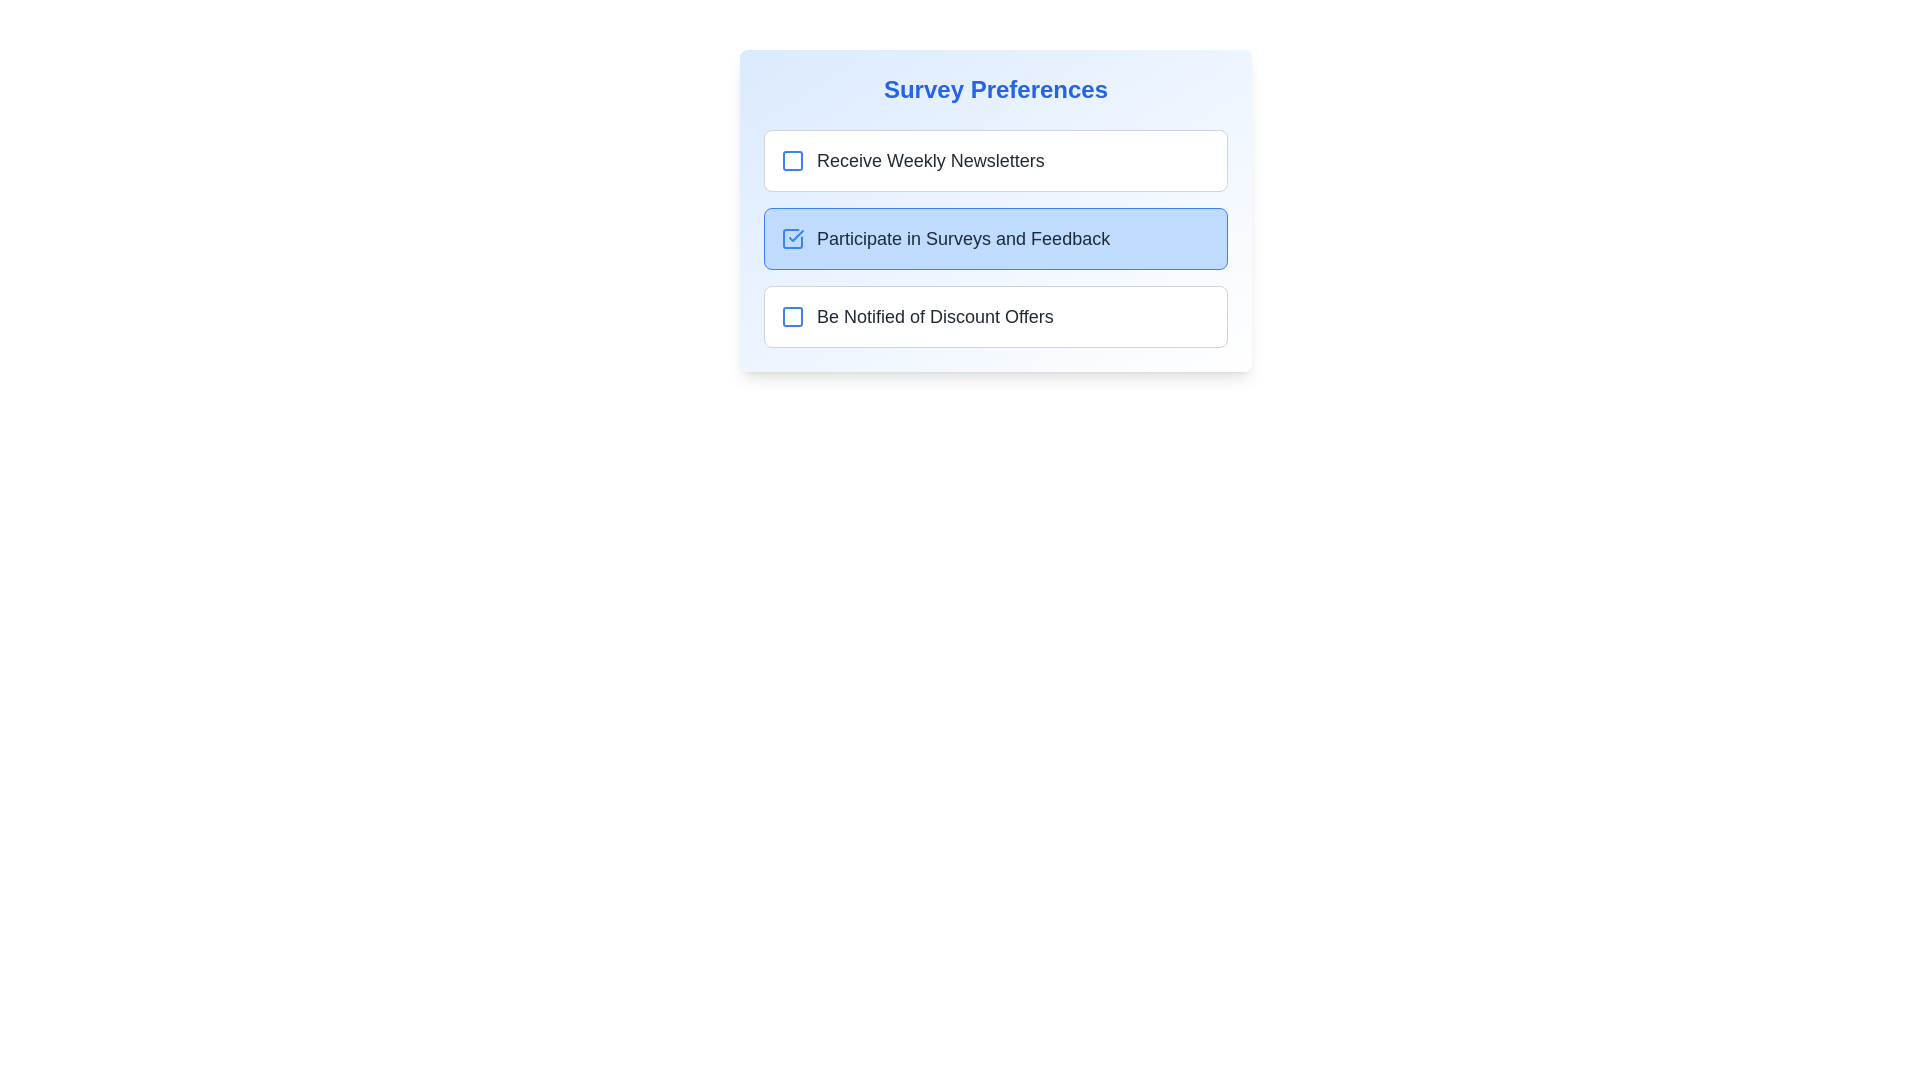 Image resolution: width=1920 pixels, height=1080 pixels. I want to click on the Checkbox state indicator for the option labeled 'Participate in Surveys and Feedback', which indicates the selection state of the checkbox, so click(791, 238).